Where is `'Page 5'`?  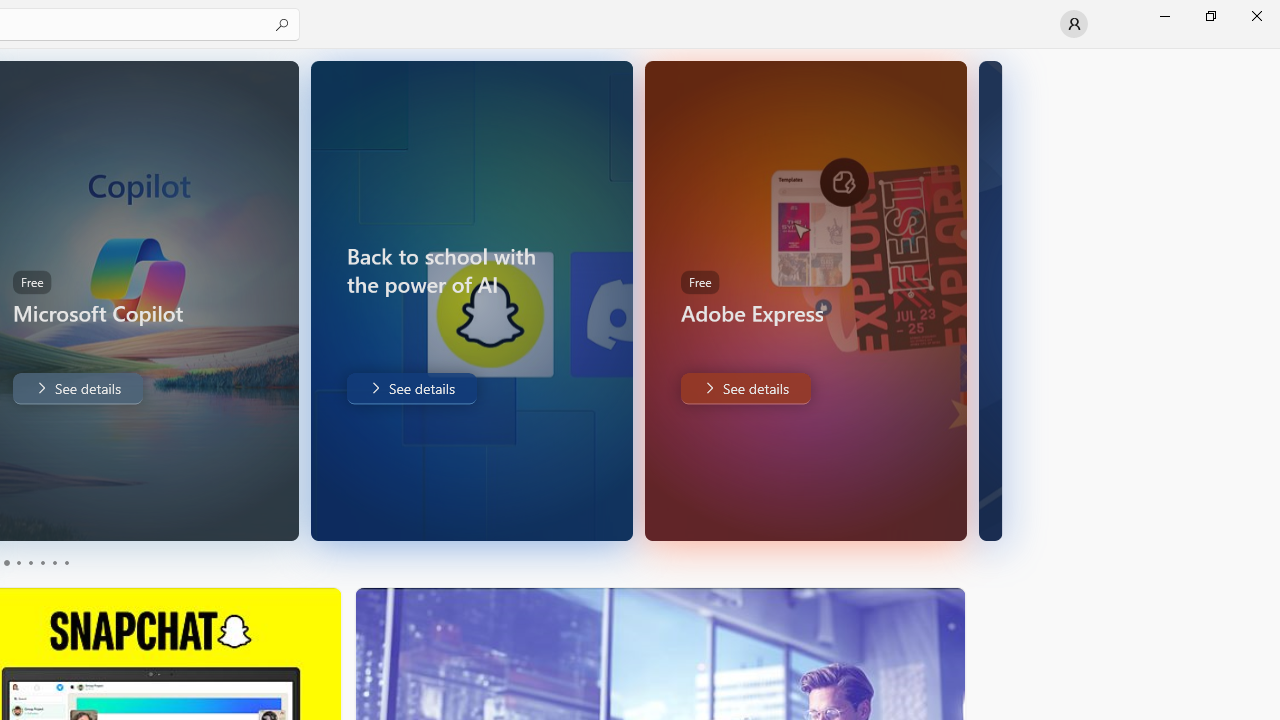 'Page 5' is located at coordinates (54, 563).